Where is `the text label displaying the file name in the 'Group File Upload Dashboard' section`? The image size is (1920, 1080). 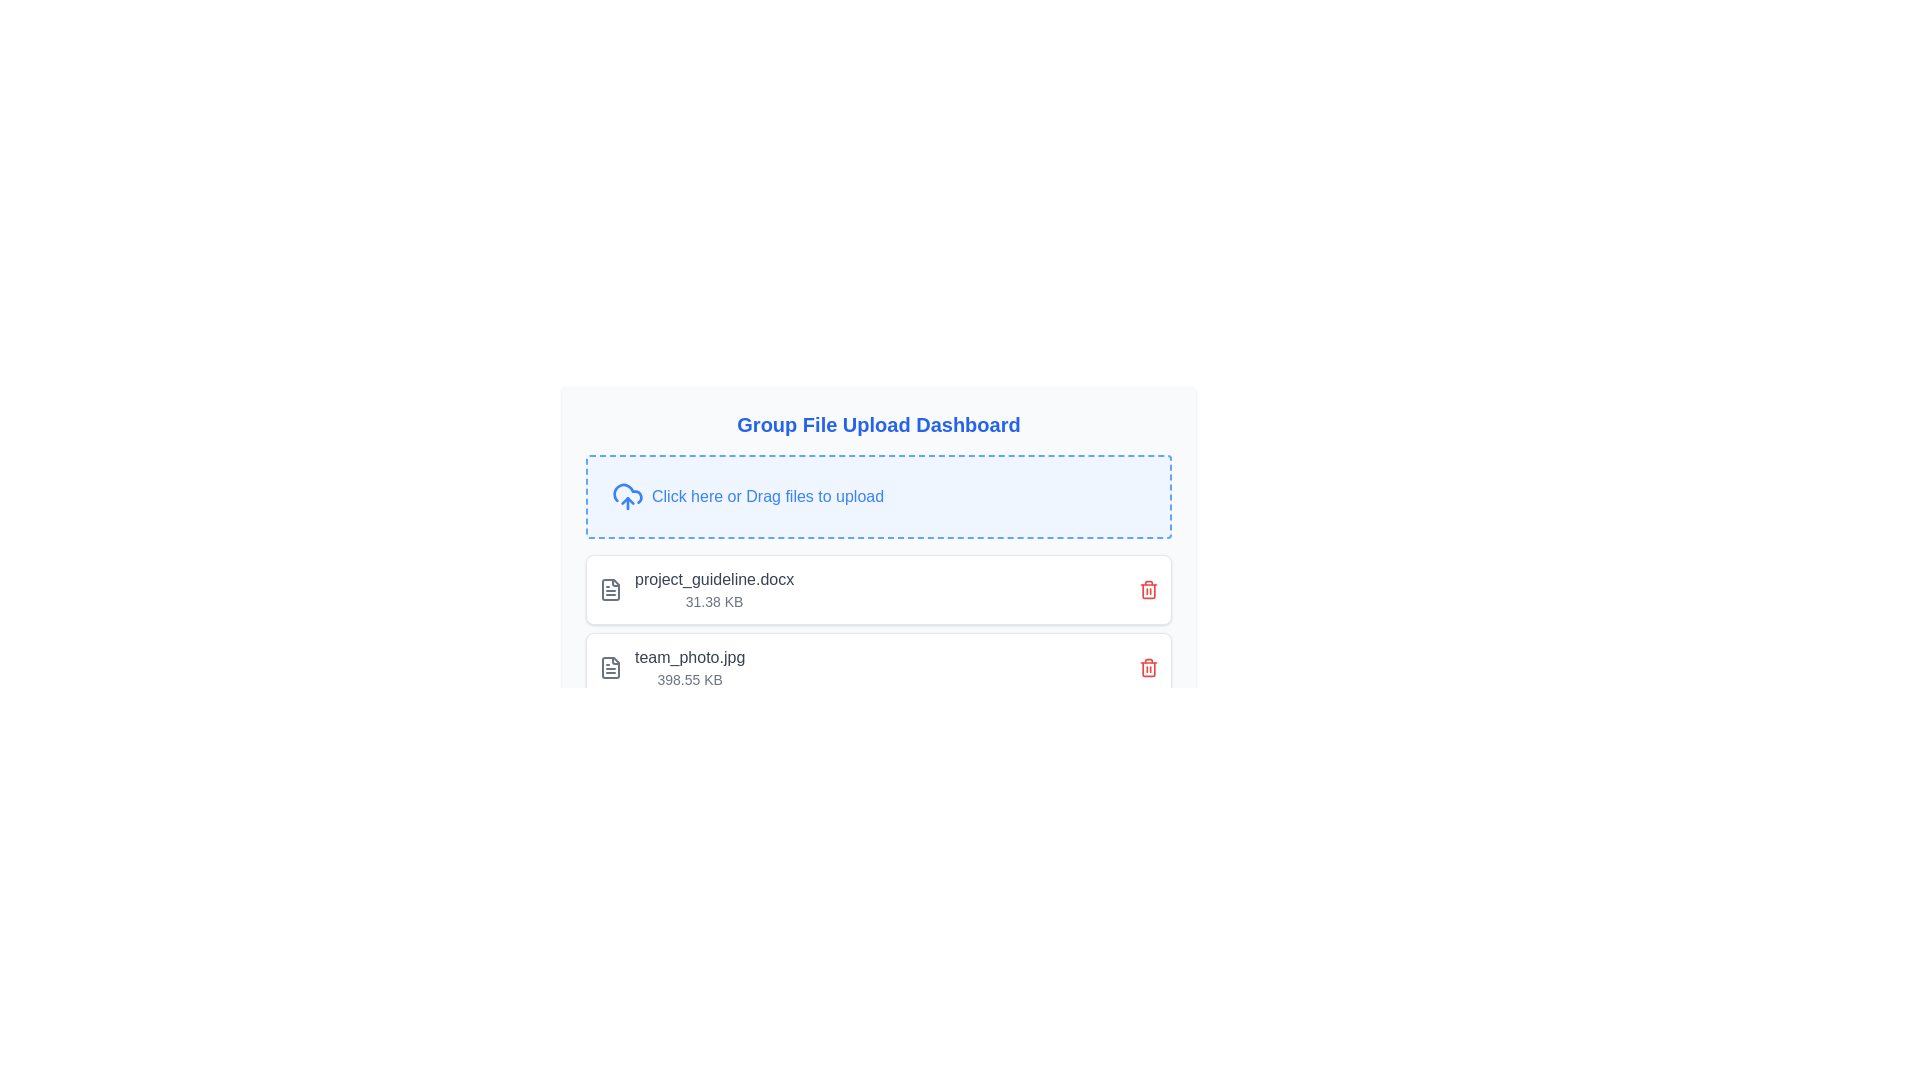 the text label displaying the file name in the 'Group File Upload Dashboard' section is located at coordinates (690, 658).